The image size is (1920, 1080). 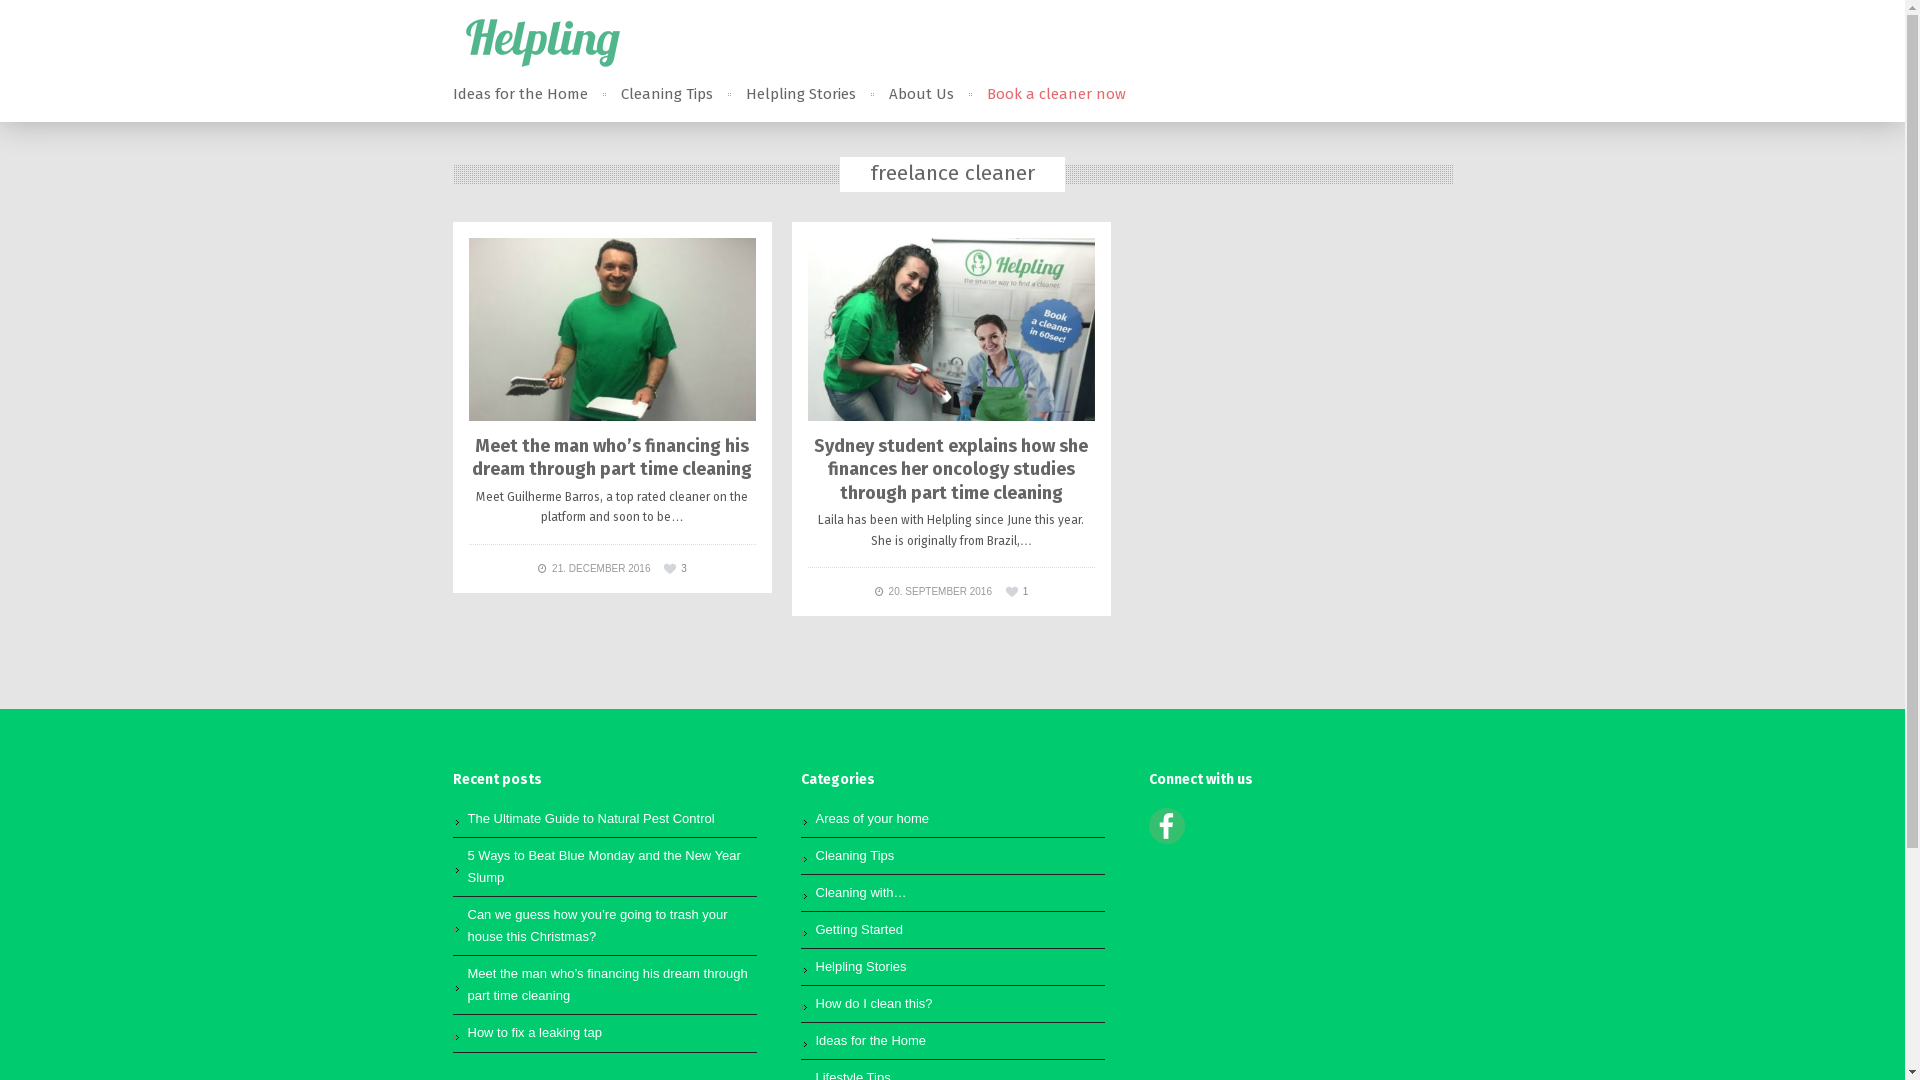 I want to click on 'Book a cleaner now', so click(x=985, y=94).